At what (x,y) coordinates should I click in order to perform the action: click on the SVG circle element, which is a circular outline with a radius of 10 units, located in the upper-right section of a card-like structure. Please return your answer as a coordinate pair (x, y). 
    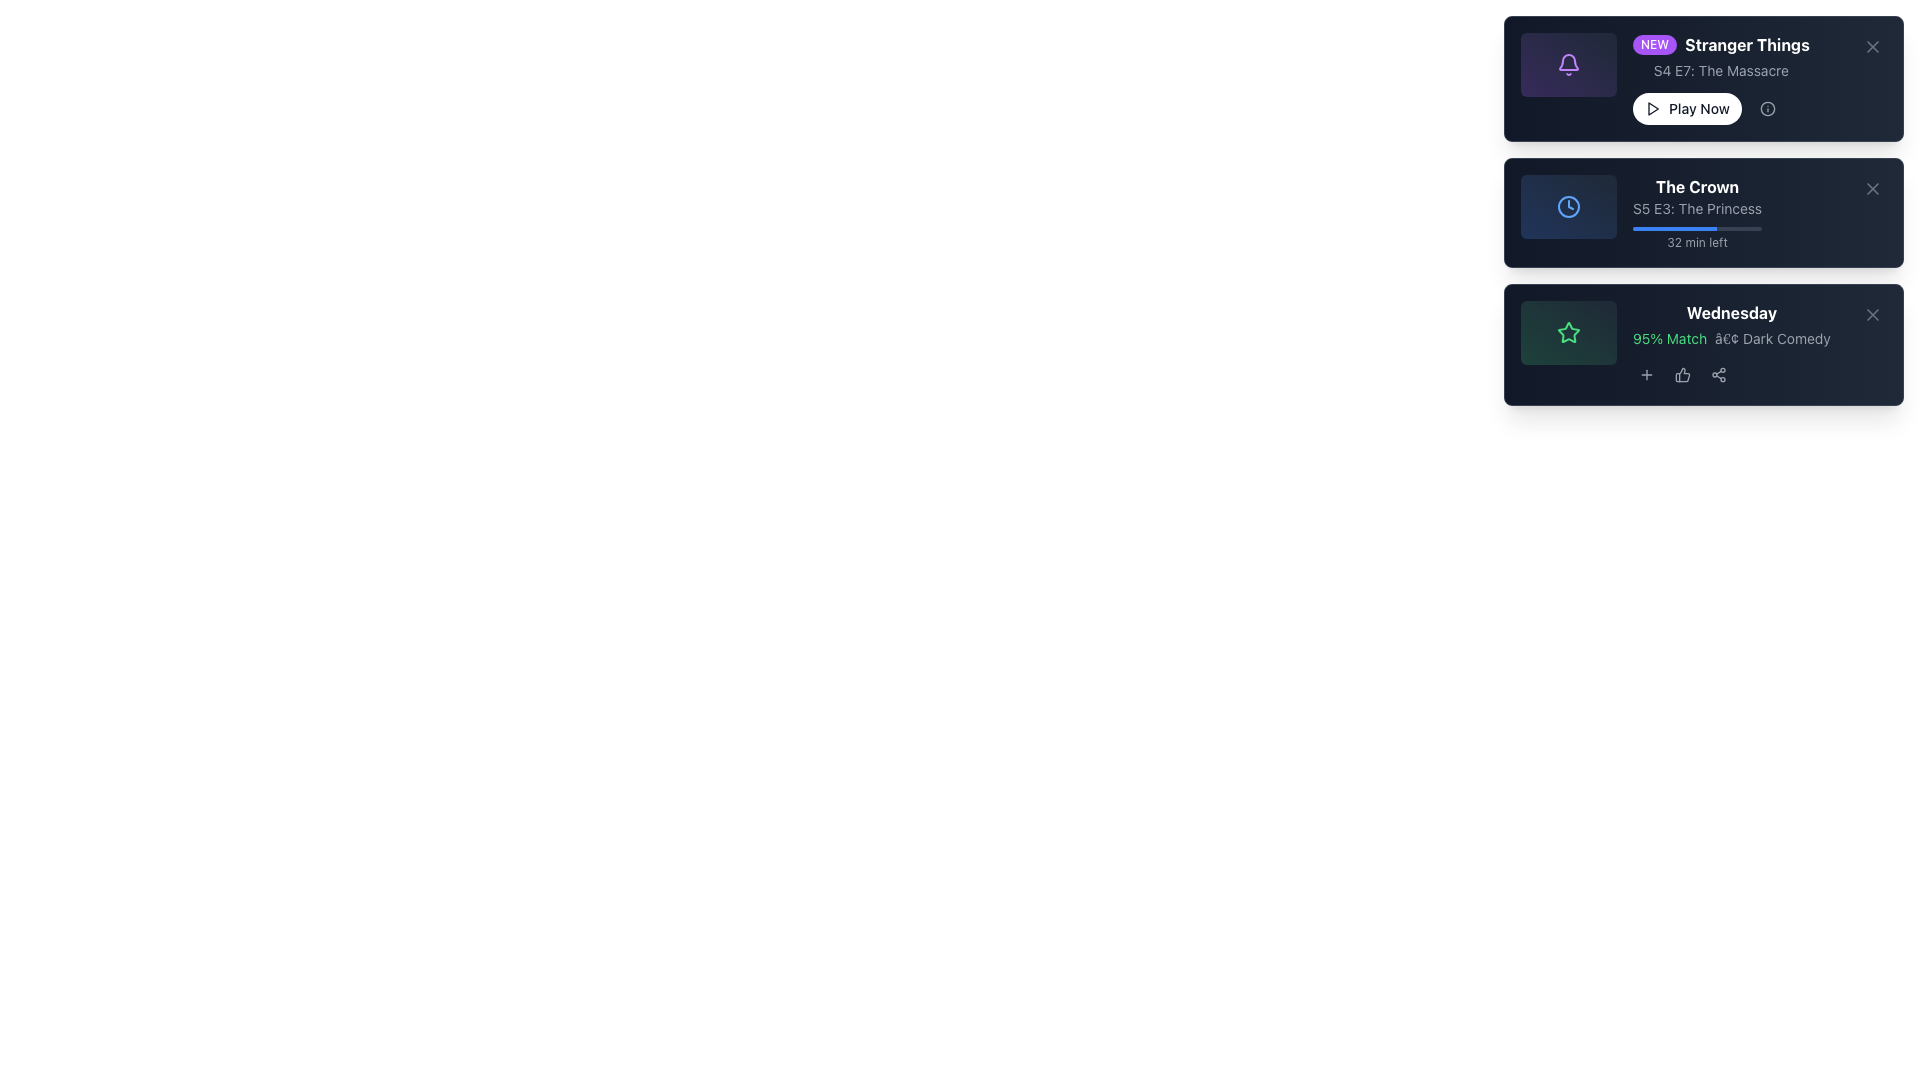
    Looking at the image, I should click on (1767, 108).